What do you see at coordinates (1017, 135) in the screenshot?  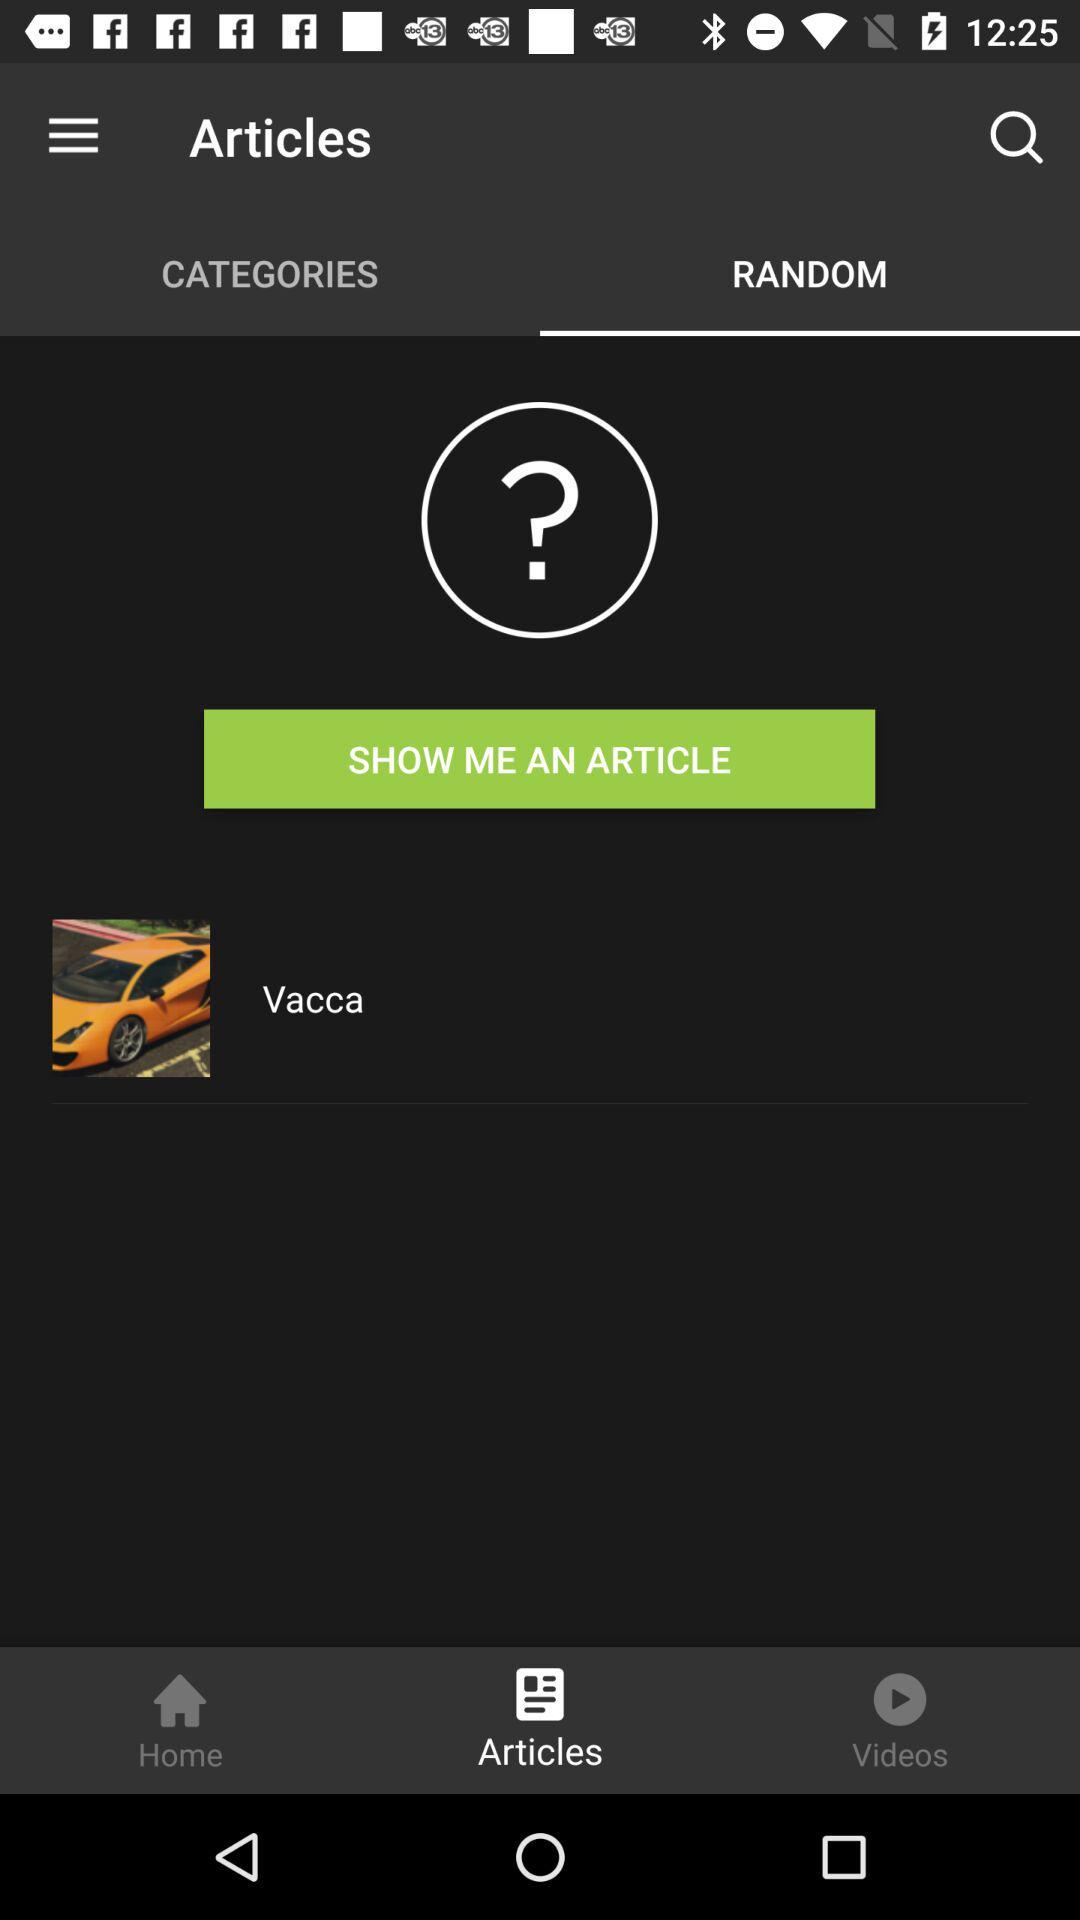 I see `item next to the articles icon` at bounding box center [1017, 135].